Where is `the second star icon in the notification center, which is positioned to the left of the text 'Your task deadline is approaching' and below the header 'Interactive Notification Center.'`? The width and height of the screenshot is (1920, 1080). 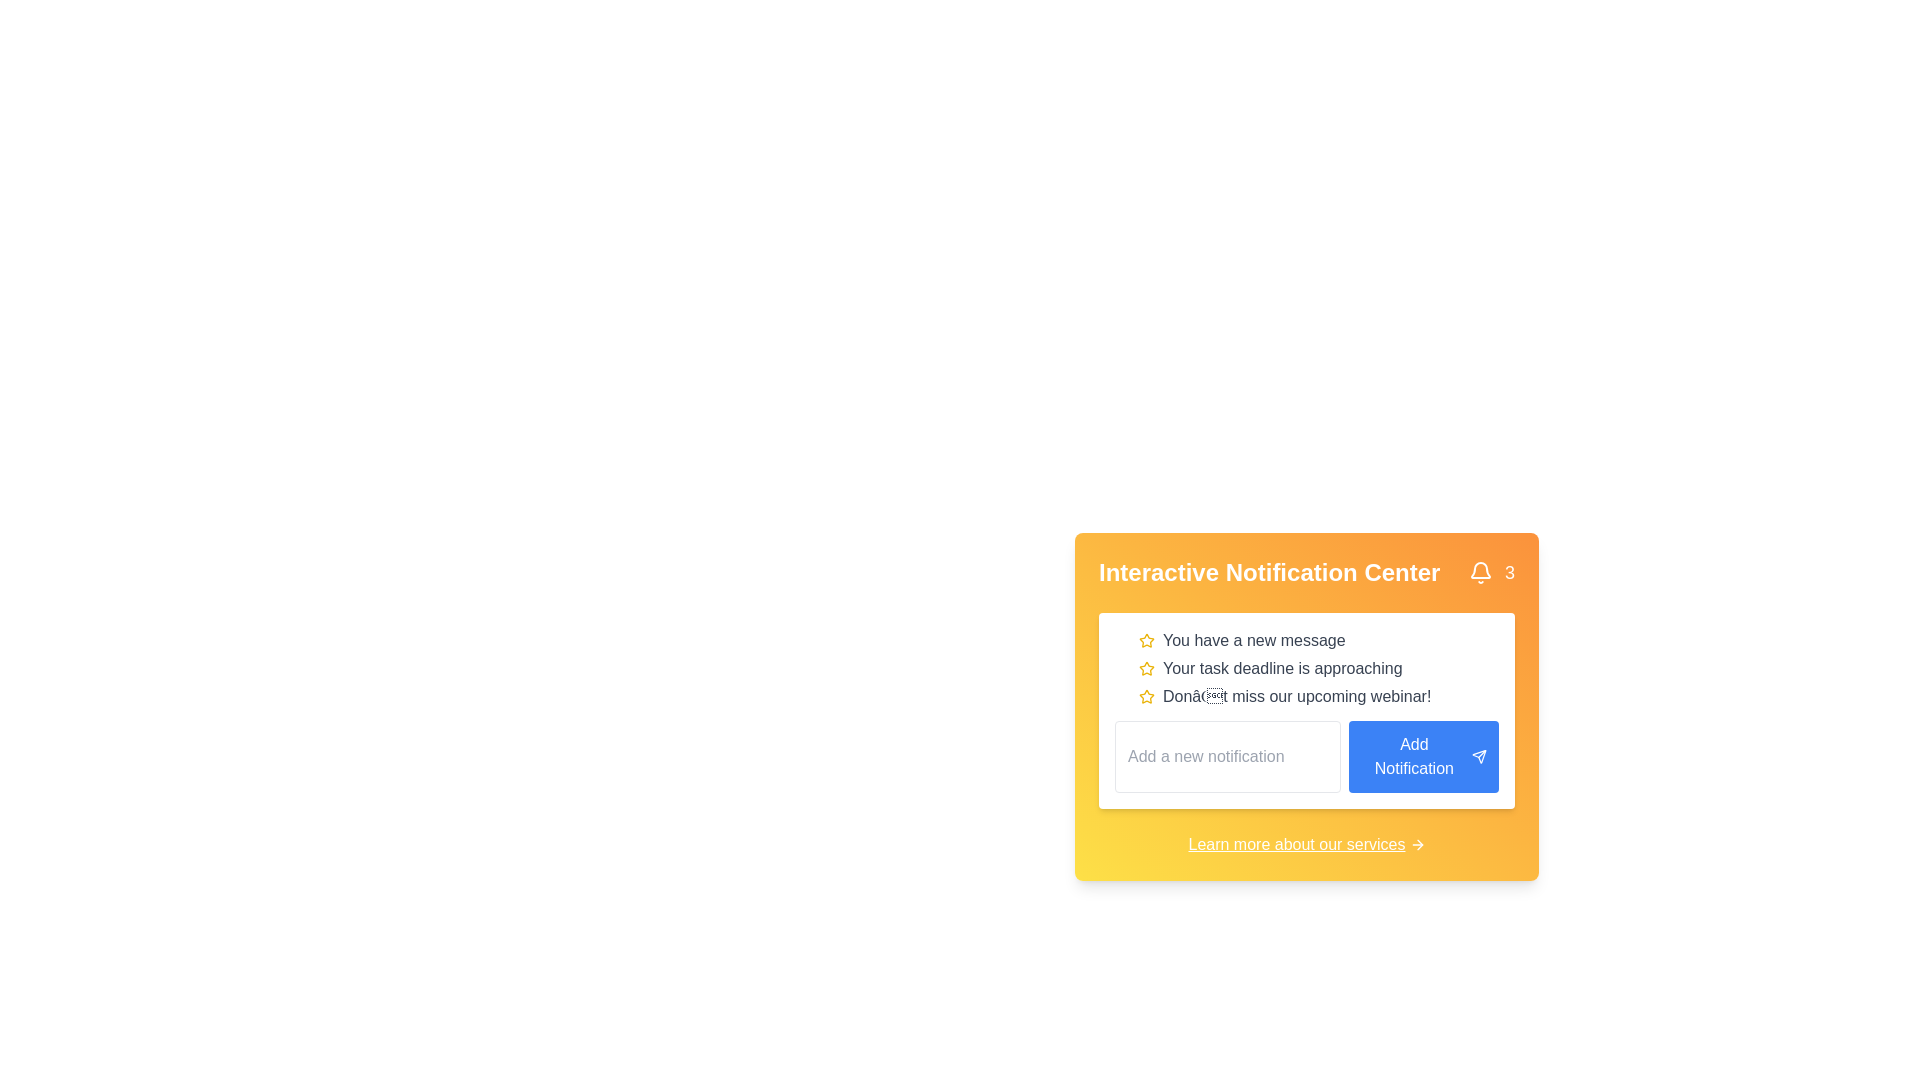
the second star icon in the notification center, which is positioned to the left of the text 'Your task deadline is approaching' and below the header 'Interactive Notification Center.' is located at coordinates (1147, 668).